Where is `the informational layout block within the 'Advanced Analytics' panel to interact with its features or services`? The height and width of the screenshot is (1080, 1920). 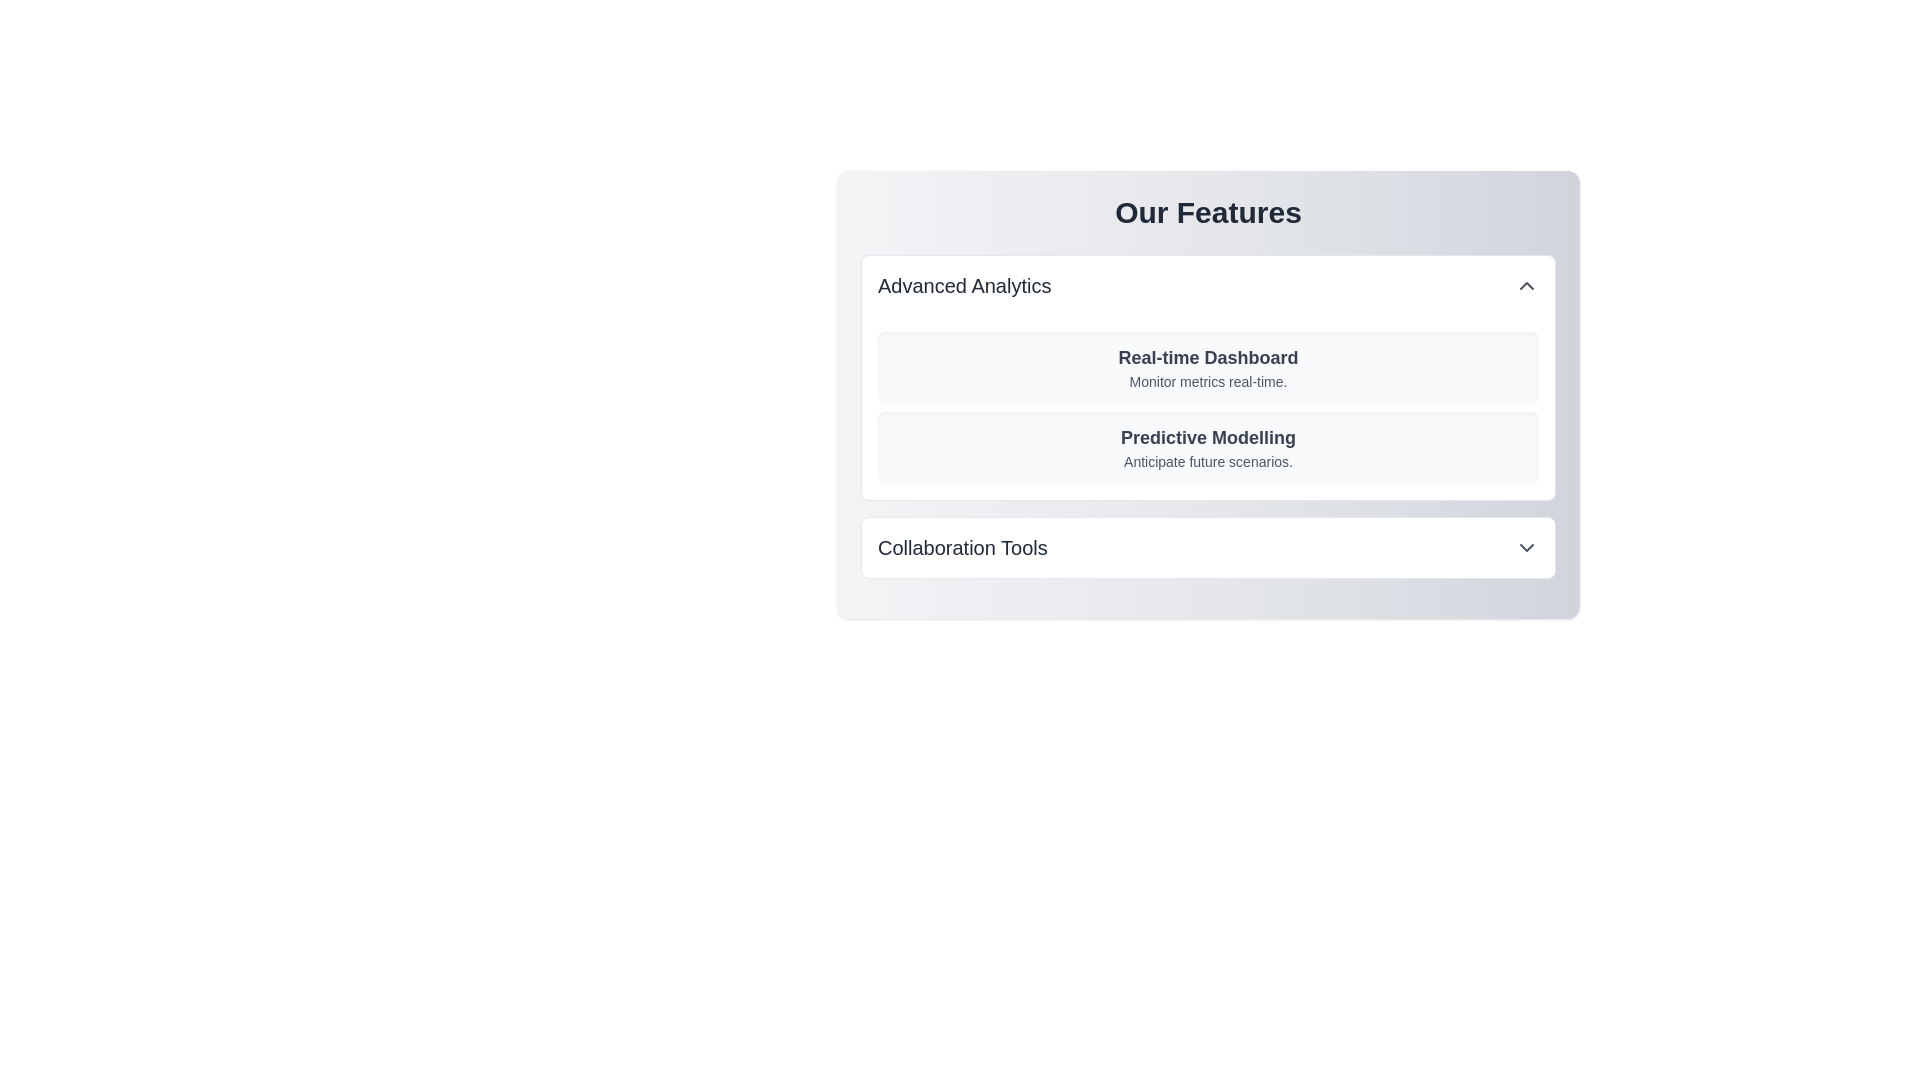 the informational layout block within the 'Advanced Analytics' panel to interact with its features or services is located at coordinates (1207, 407).